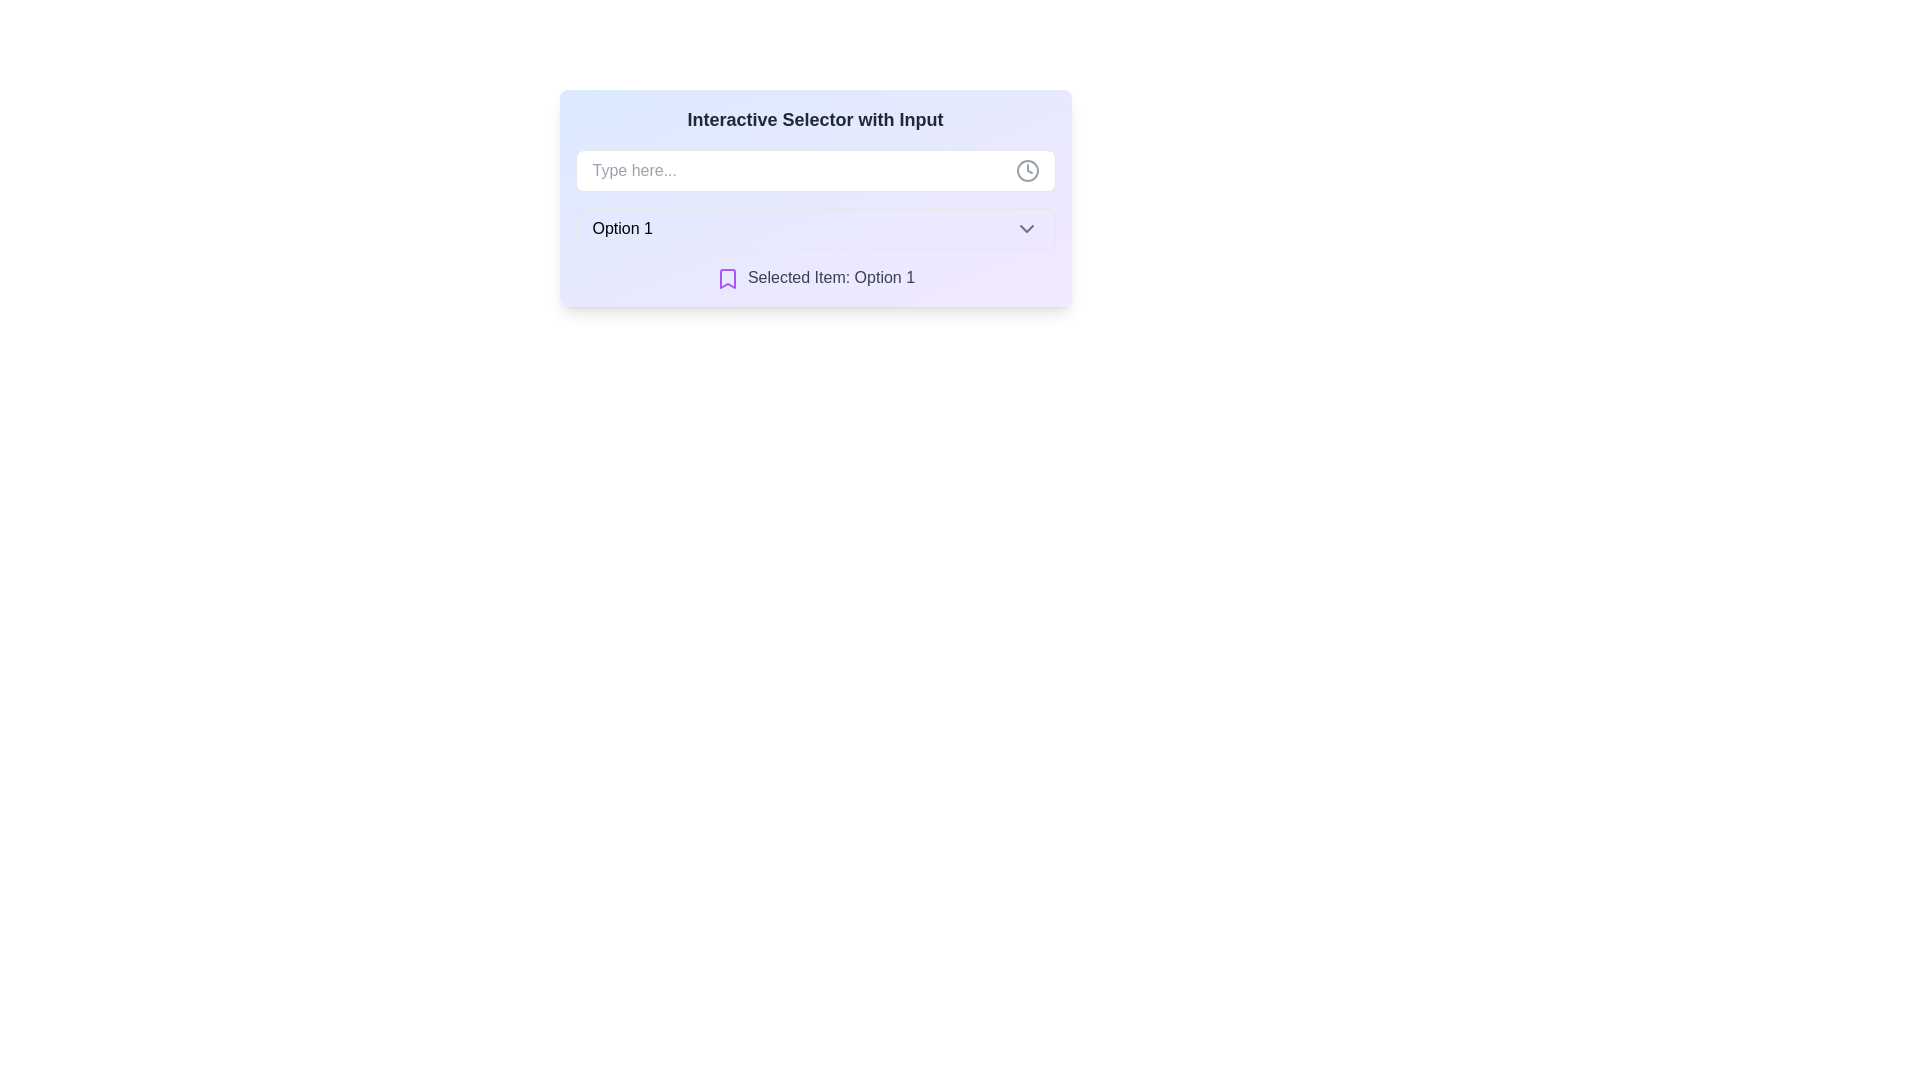 The height and width of the screenshot is (1080, 1920). I want to click on the bookmark icon with a purple outline located to the left of the text label 'Selected Item: Option 1', so click(726, 278).